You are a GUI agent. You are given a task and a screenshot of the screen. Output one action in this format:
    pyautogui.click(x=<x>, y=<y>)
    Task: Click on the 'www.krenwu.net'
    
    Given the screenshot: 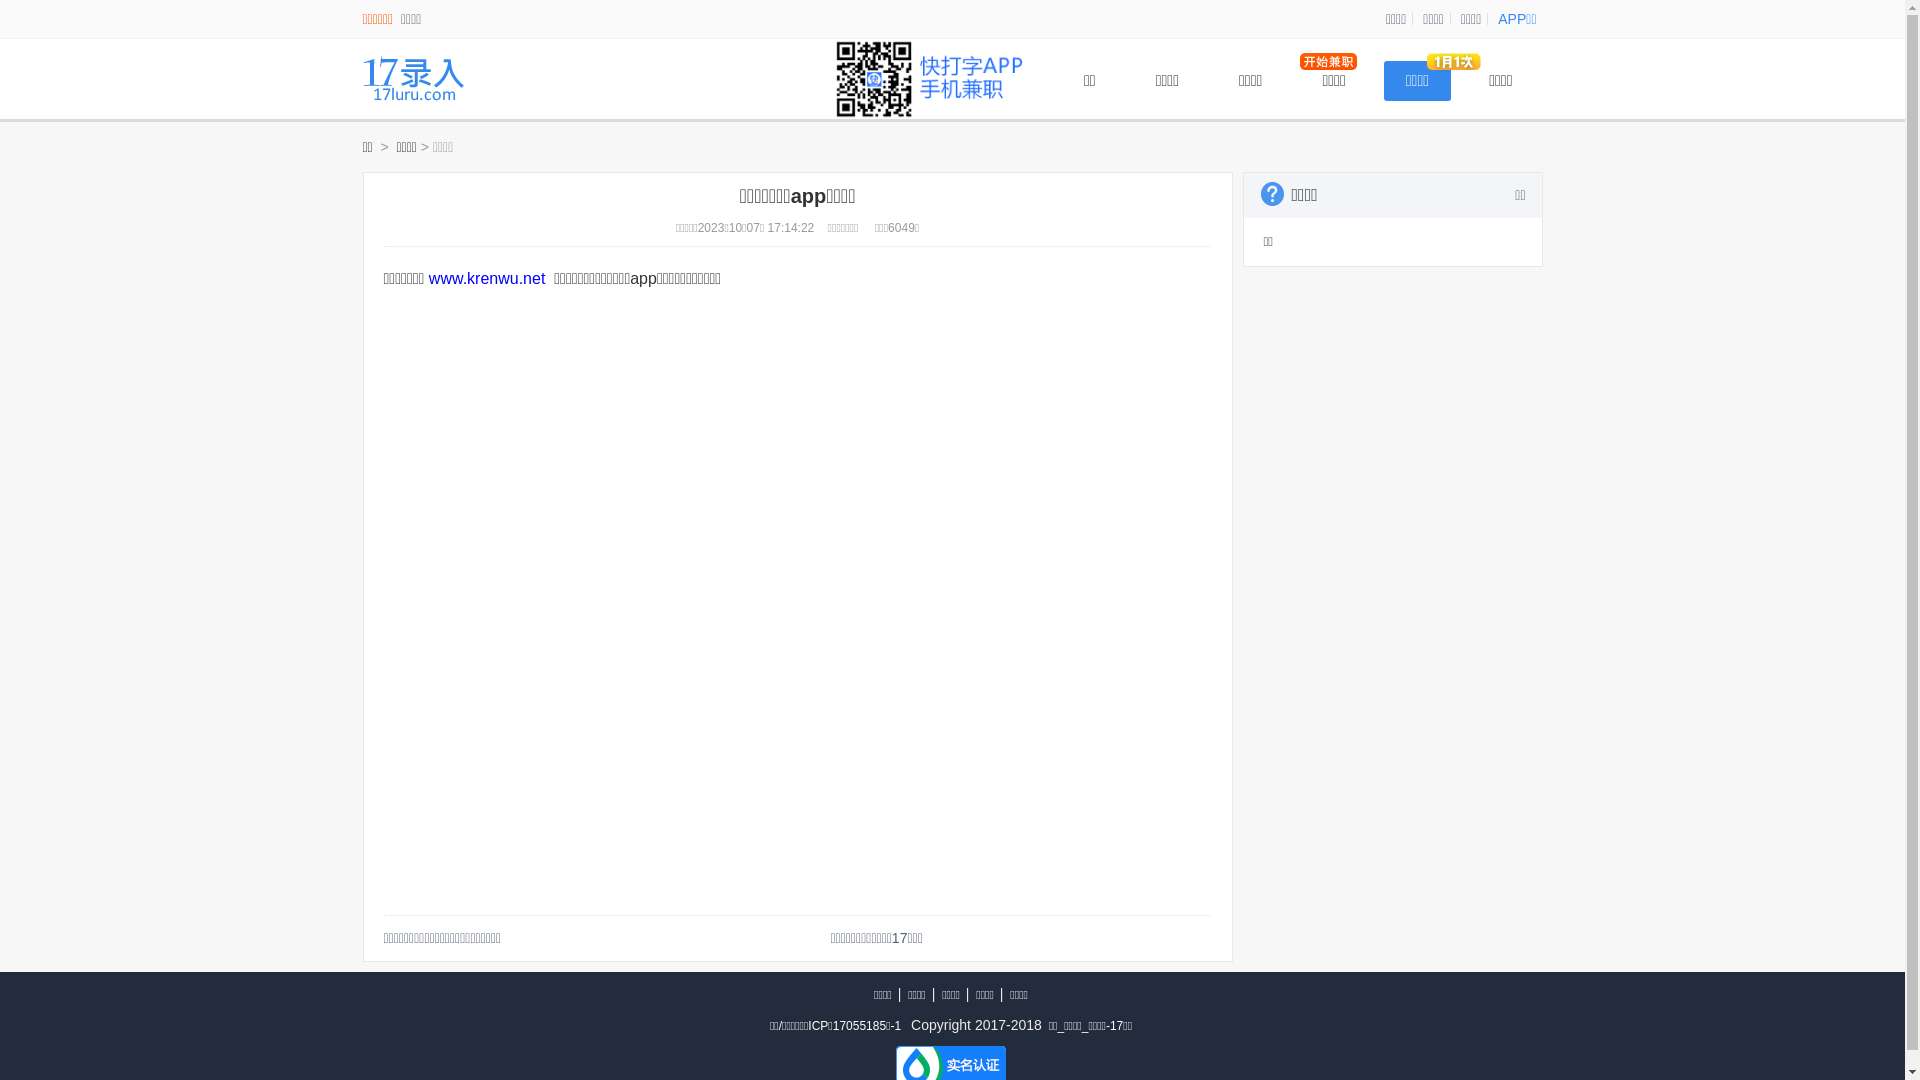 What is the action you would take?
    pyautogui.click(x=487, y=278)
    